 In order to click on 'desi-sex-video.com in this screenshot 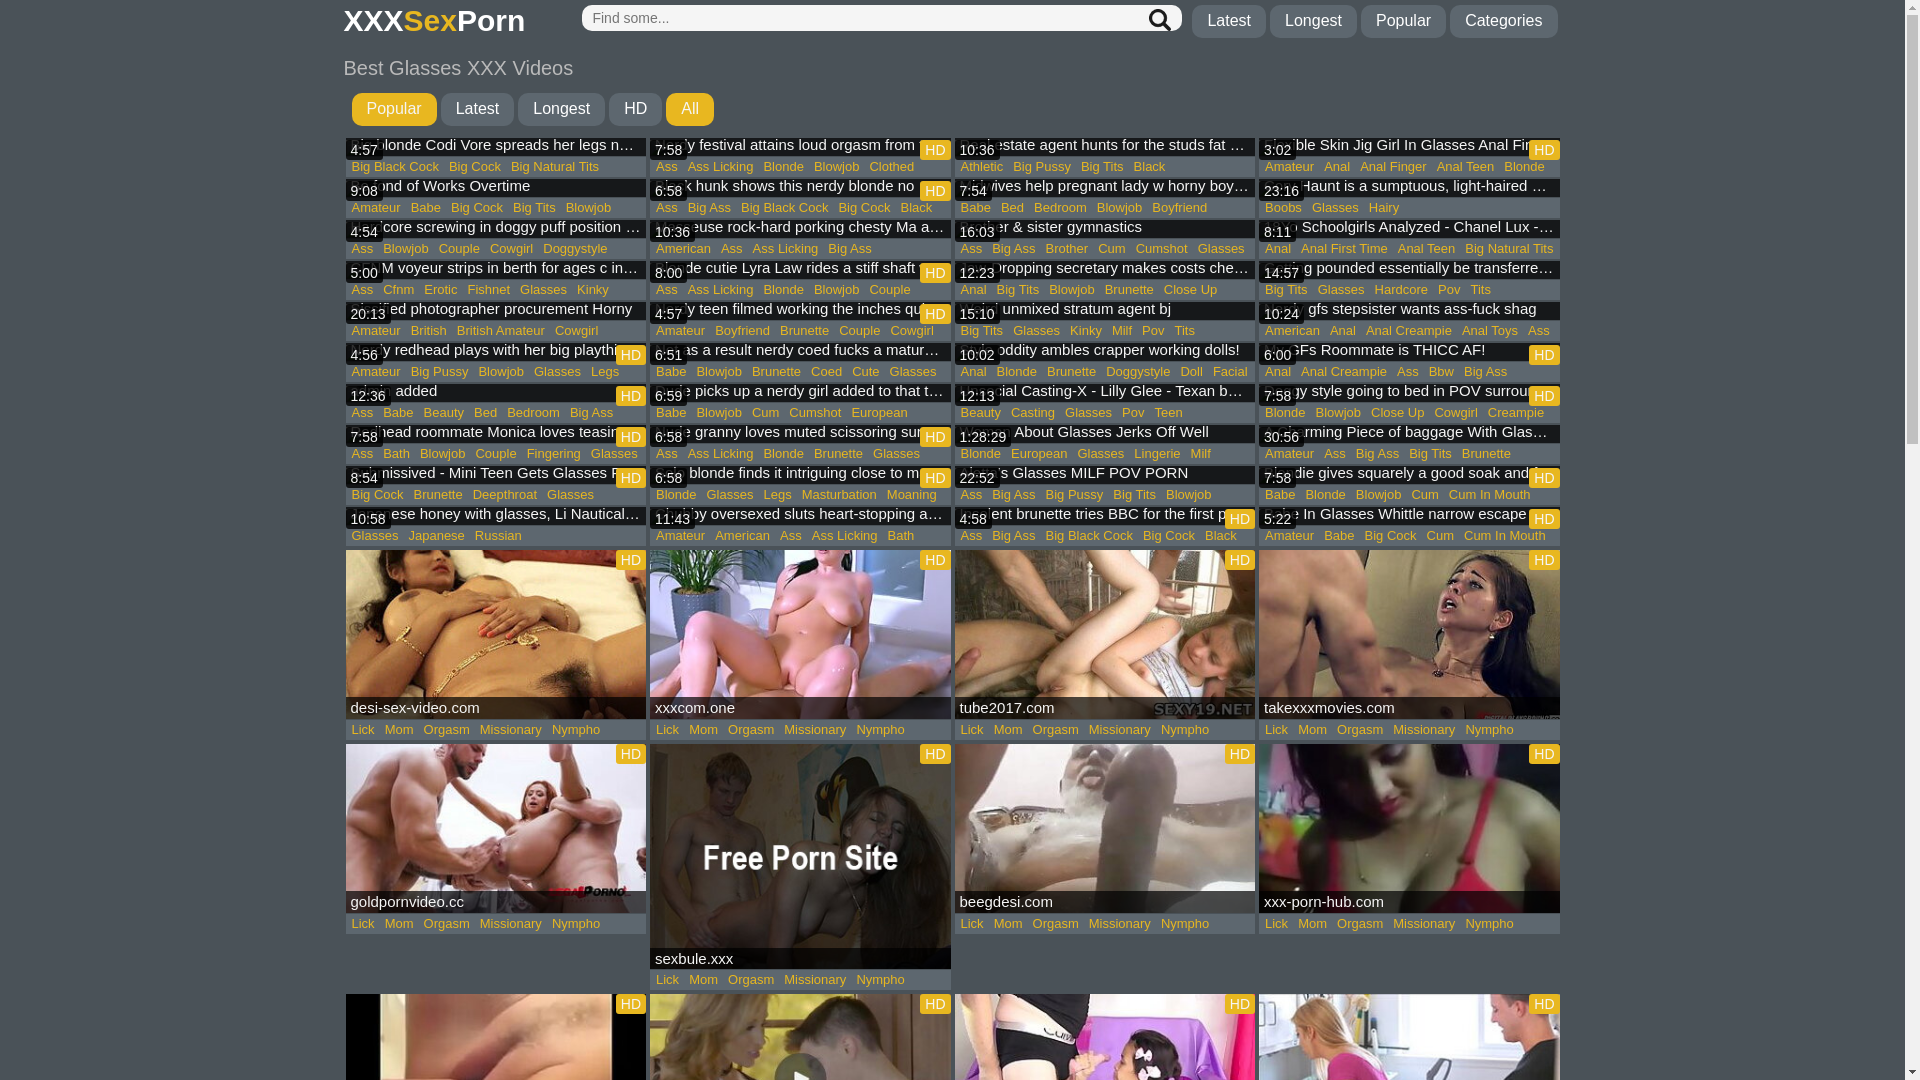, I will do `click(496, 634)`.